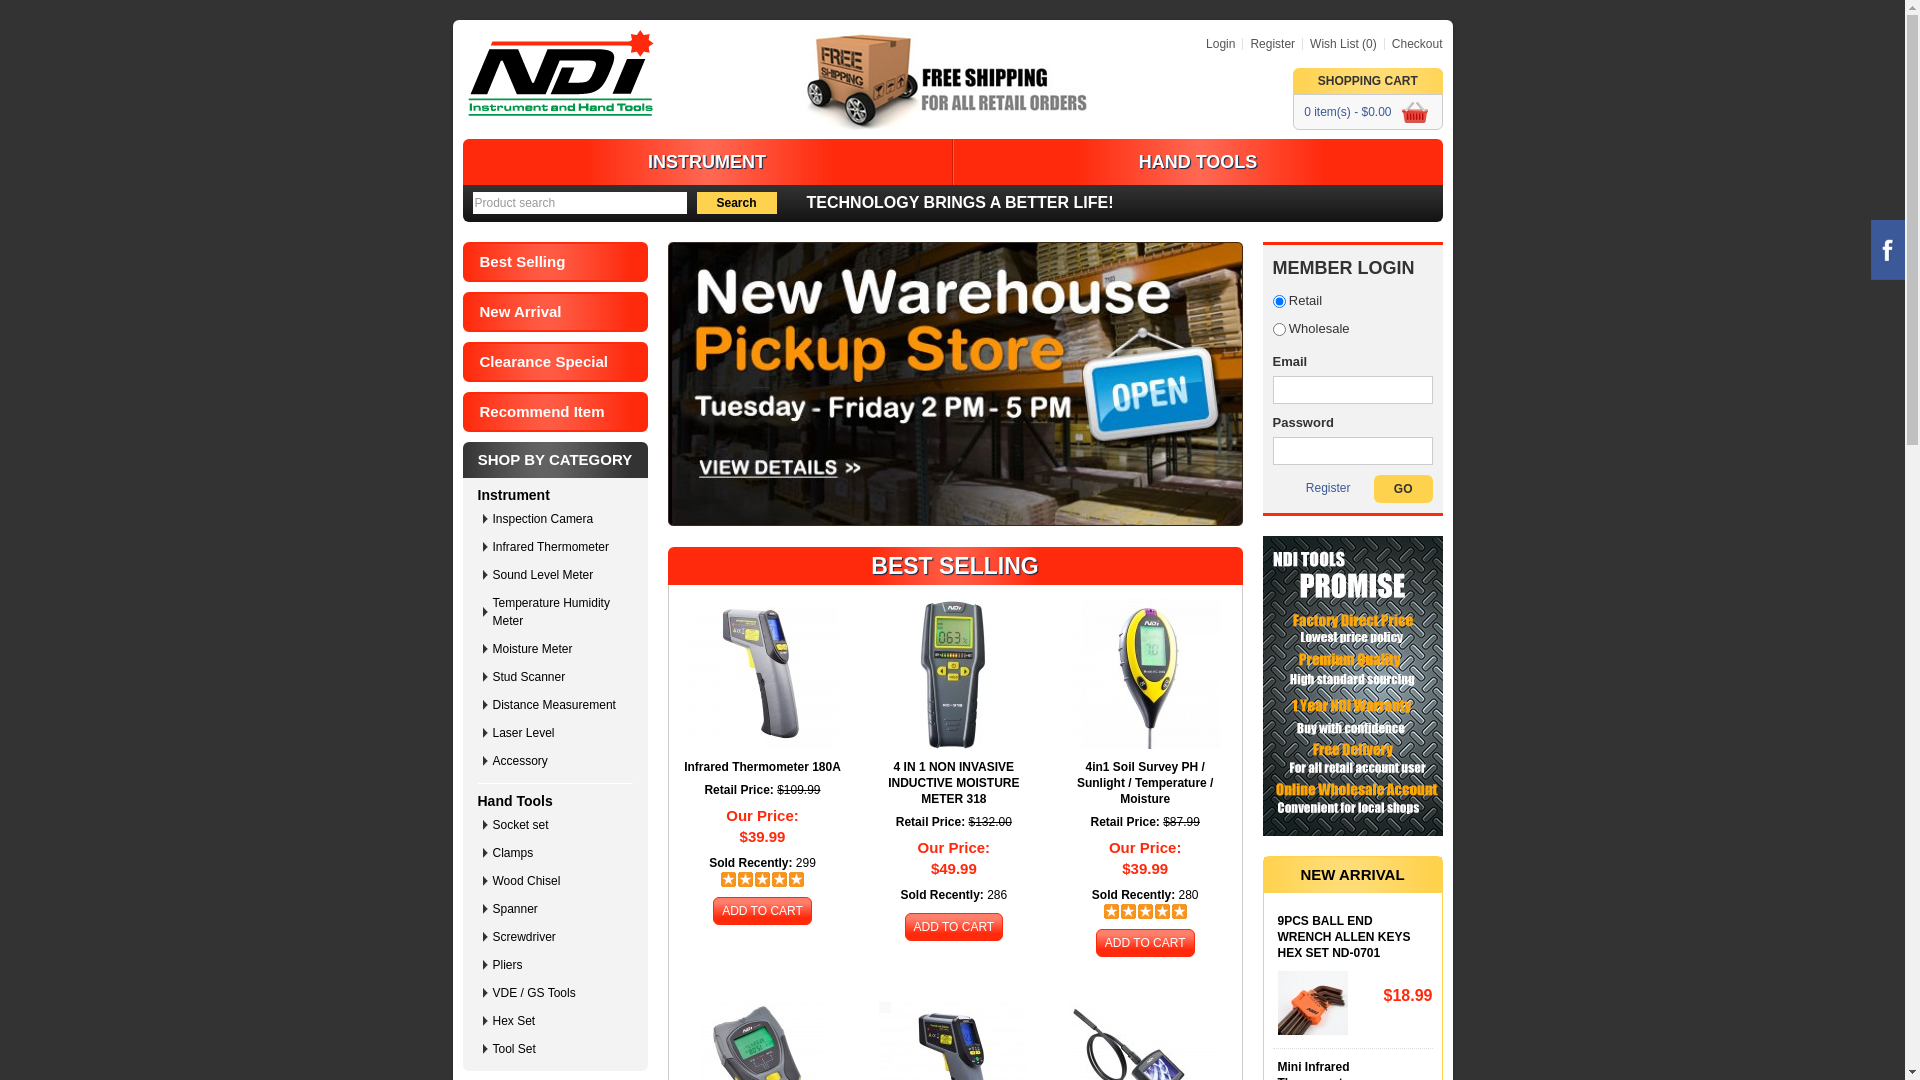 The image size is (1920, 1080). Describe the element at coordinates (1366, 111) in the screenshot. I see `'0 item(s) - $0.00'` at that location.